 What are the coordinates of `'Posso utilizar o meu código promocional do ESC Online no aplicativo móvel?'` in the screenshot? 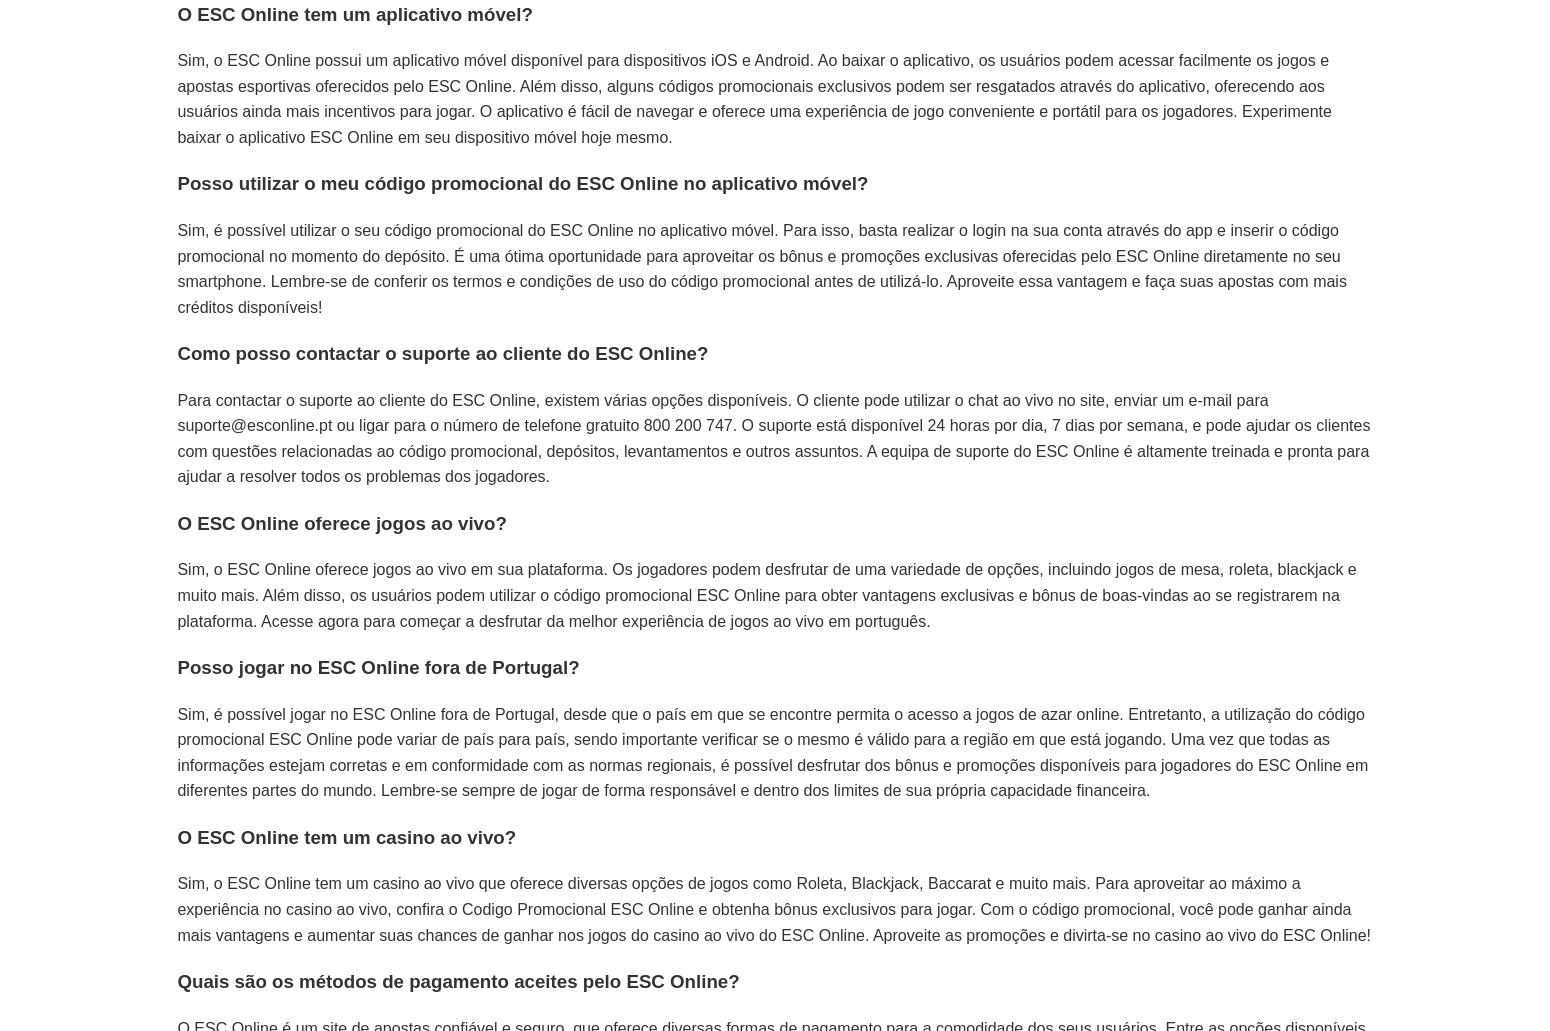 It's located at (521, 182).